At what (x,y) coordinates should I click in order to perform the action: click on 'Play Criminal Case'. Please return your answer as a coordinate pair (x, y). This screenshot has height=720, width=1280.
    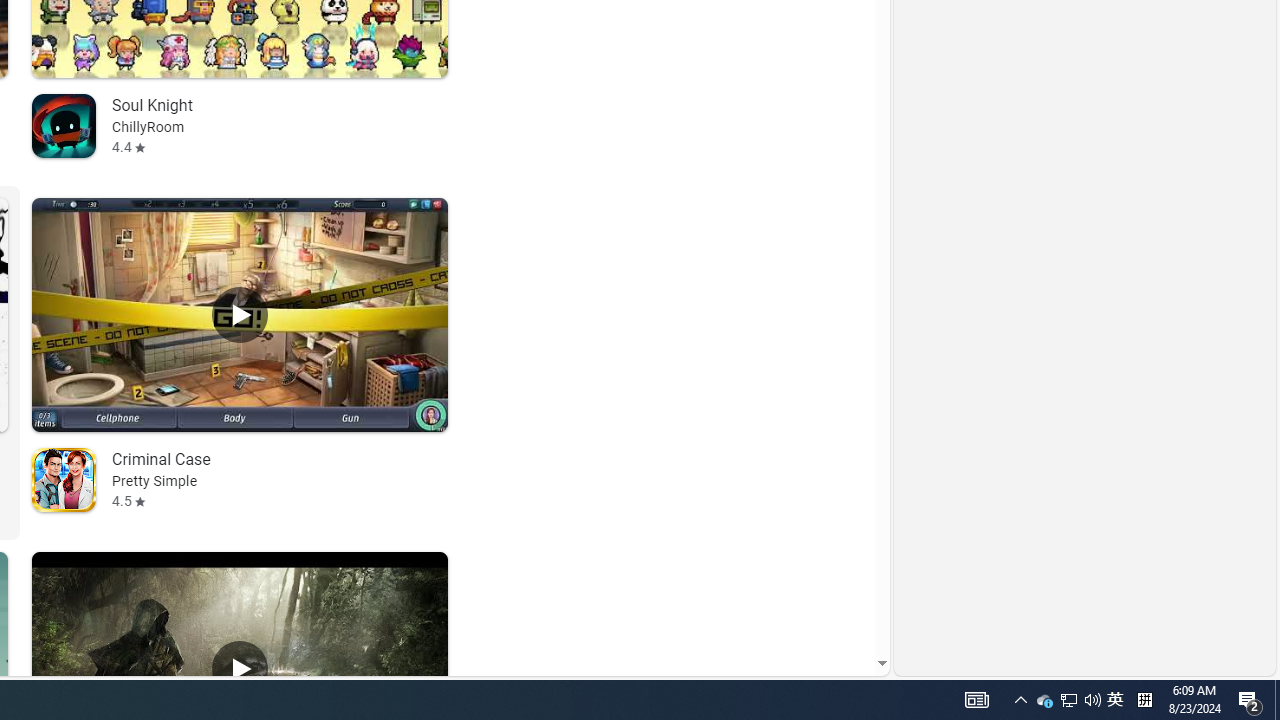
    Looking at the image, I should click on (240, 315).